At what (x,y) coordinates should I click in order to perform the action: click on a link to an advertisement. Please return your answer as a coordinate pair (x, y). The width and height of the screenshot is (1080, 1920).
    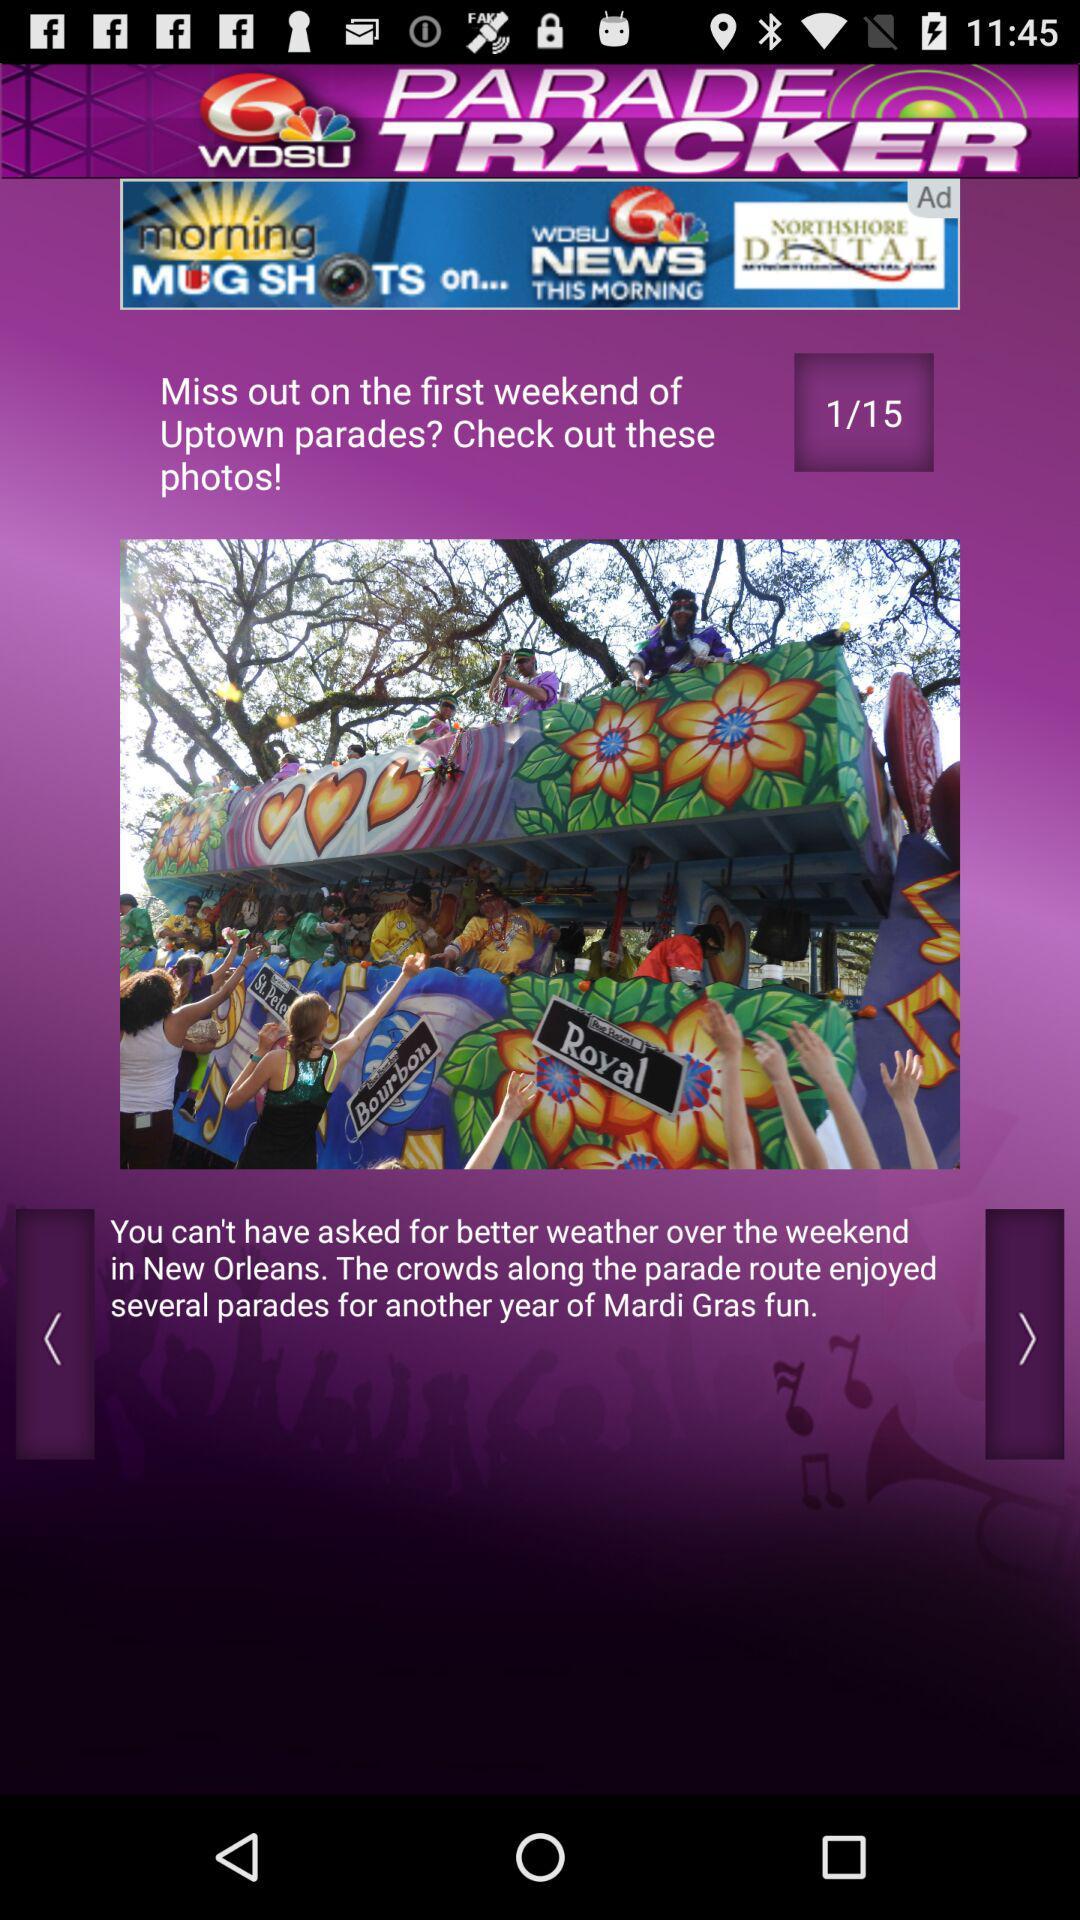
    Looking at the image, I should click on (540, 243).